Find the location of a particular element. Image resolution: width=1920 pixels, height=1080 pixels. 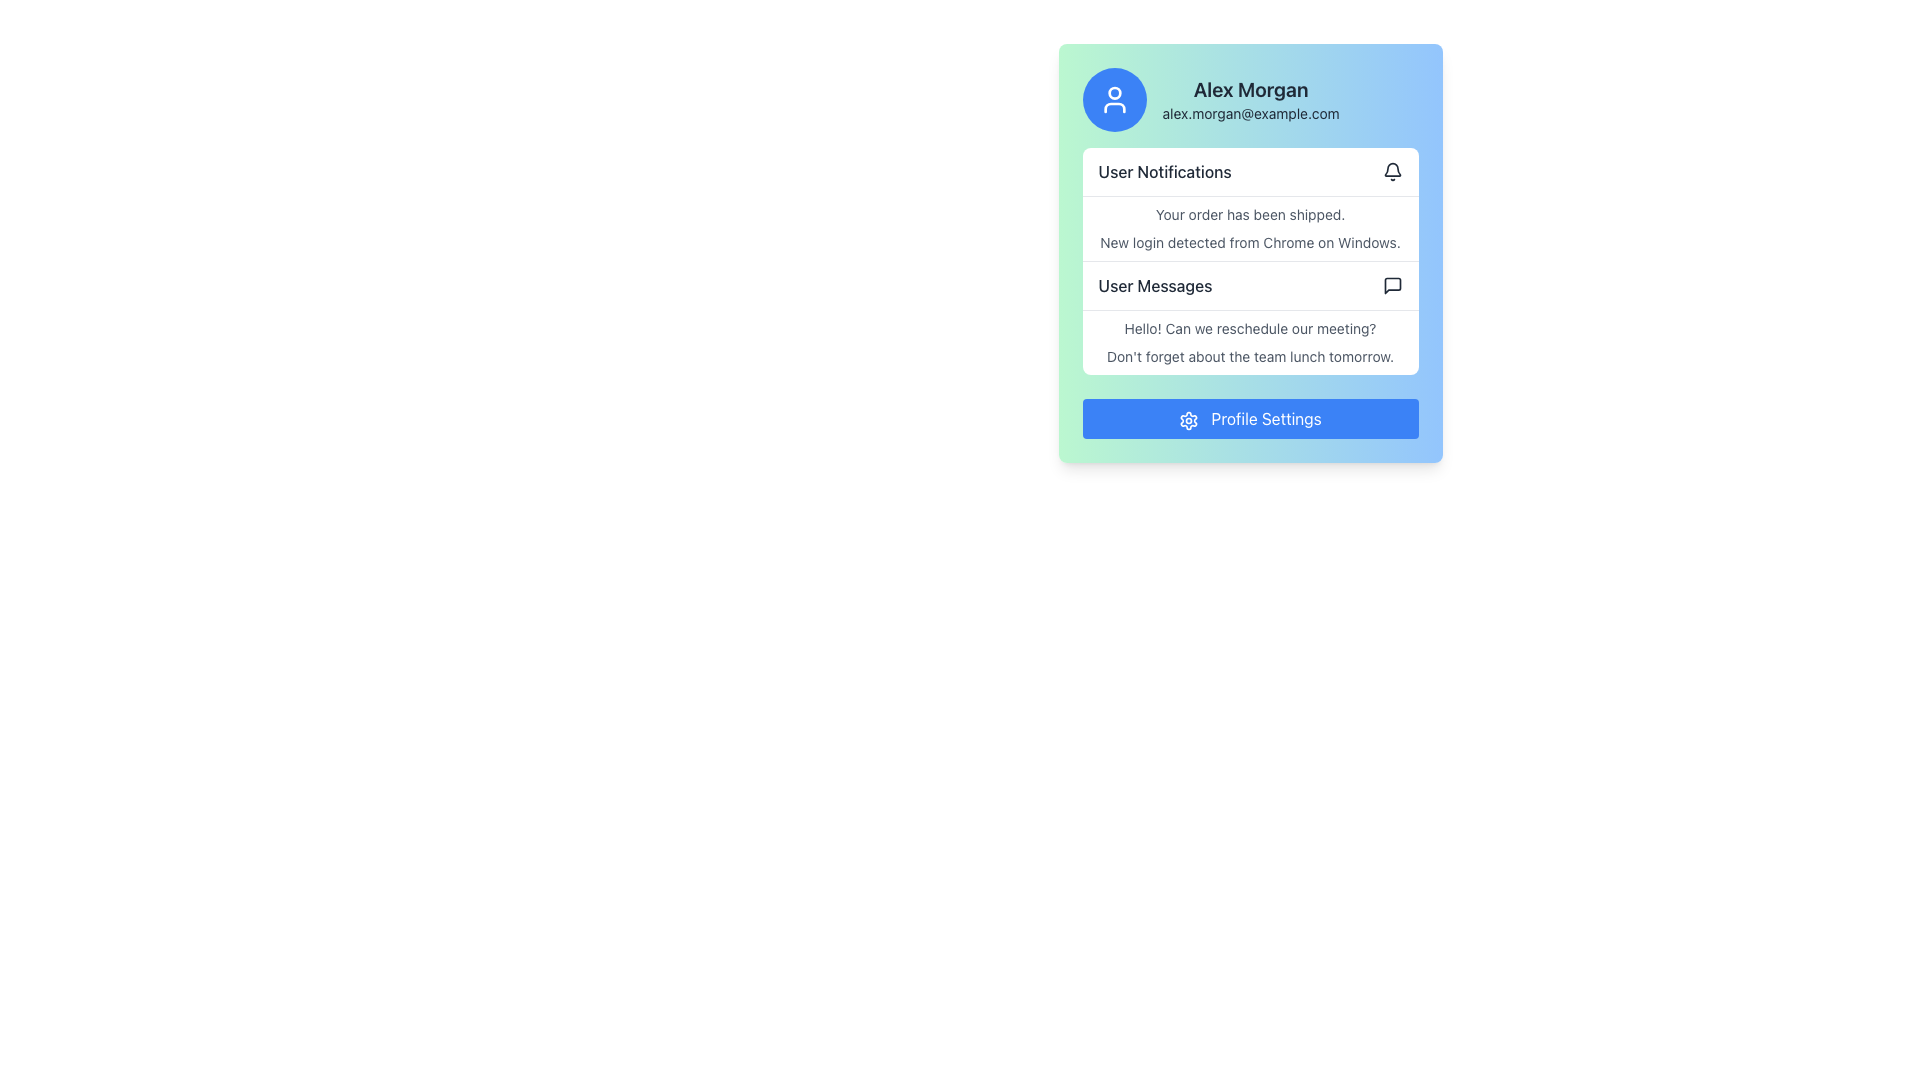

the user profile avatar icon located within the circular blue background at the top-left section of the card interface is located at coordinates (1113, 100).